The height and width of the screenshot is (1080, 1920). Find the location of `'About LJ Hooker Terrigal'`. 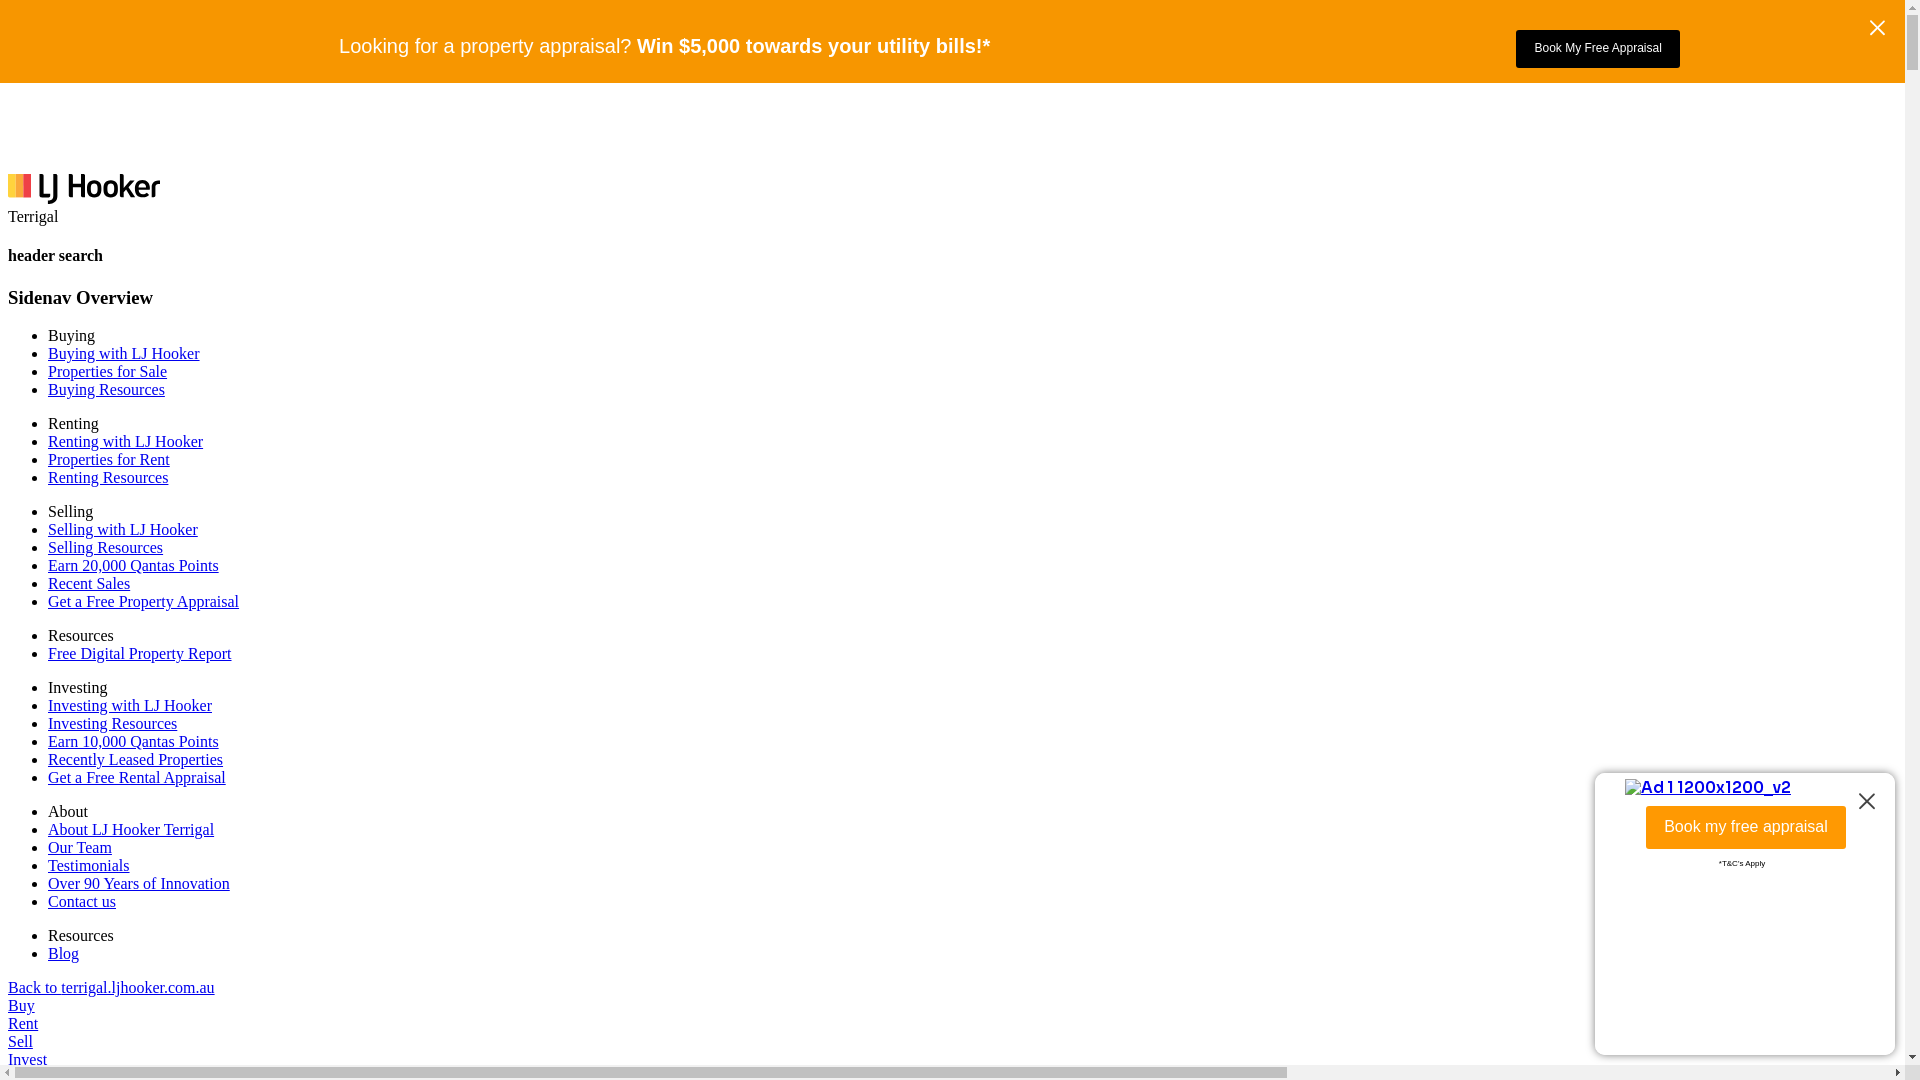

'About LJ Hooker Terrigal' is located at coordinates (129, 829).